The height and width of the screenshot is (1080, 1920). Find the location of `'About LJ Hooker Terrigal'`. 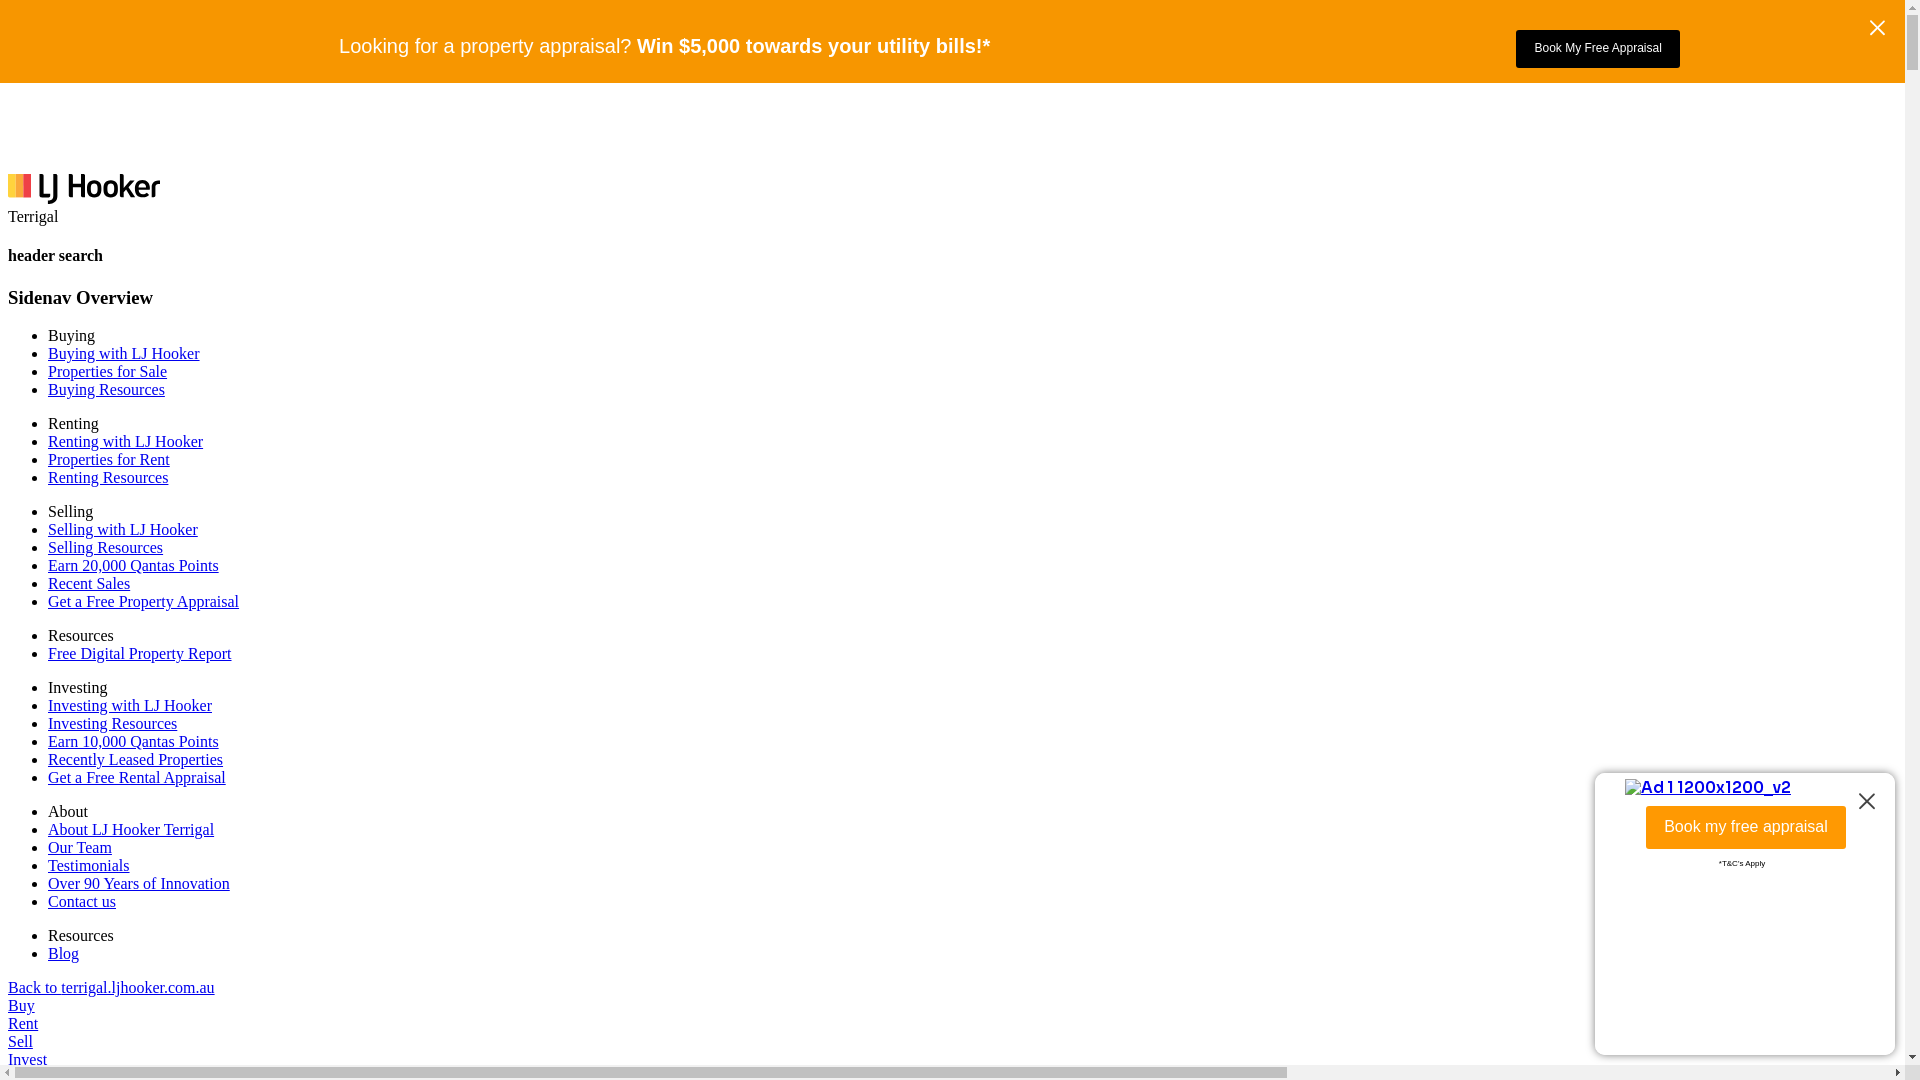

'About LJ Hooker Terrigal' is located at coordinates (129, 829).